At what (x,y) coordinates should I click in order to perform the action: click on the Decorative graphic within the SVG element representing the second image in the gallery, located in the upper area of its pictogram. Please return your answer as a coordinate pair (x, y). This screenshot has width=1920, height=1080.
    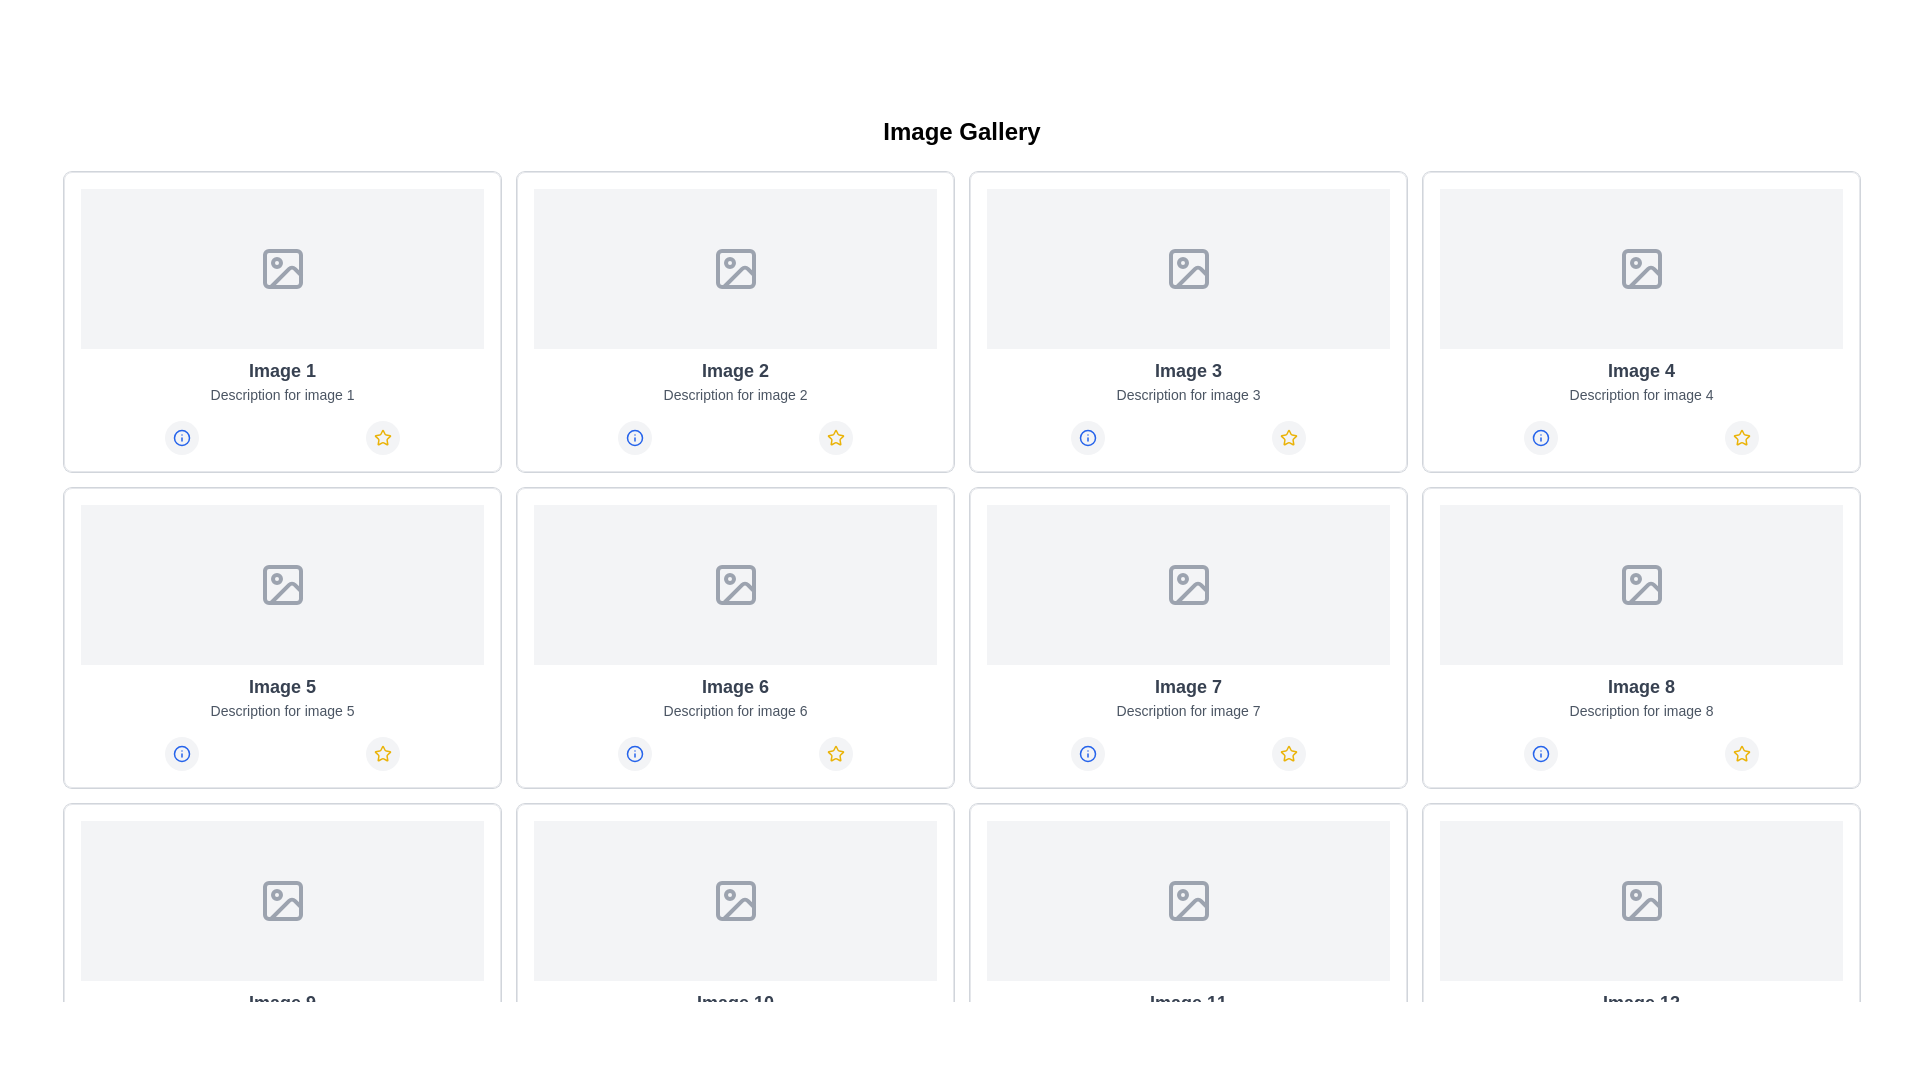
    Looking at the image, I should click on (737, 277).